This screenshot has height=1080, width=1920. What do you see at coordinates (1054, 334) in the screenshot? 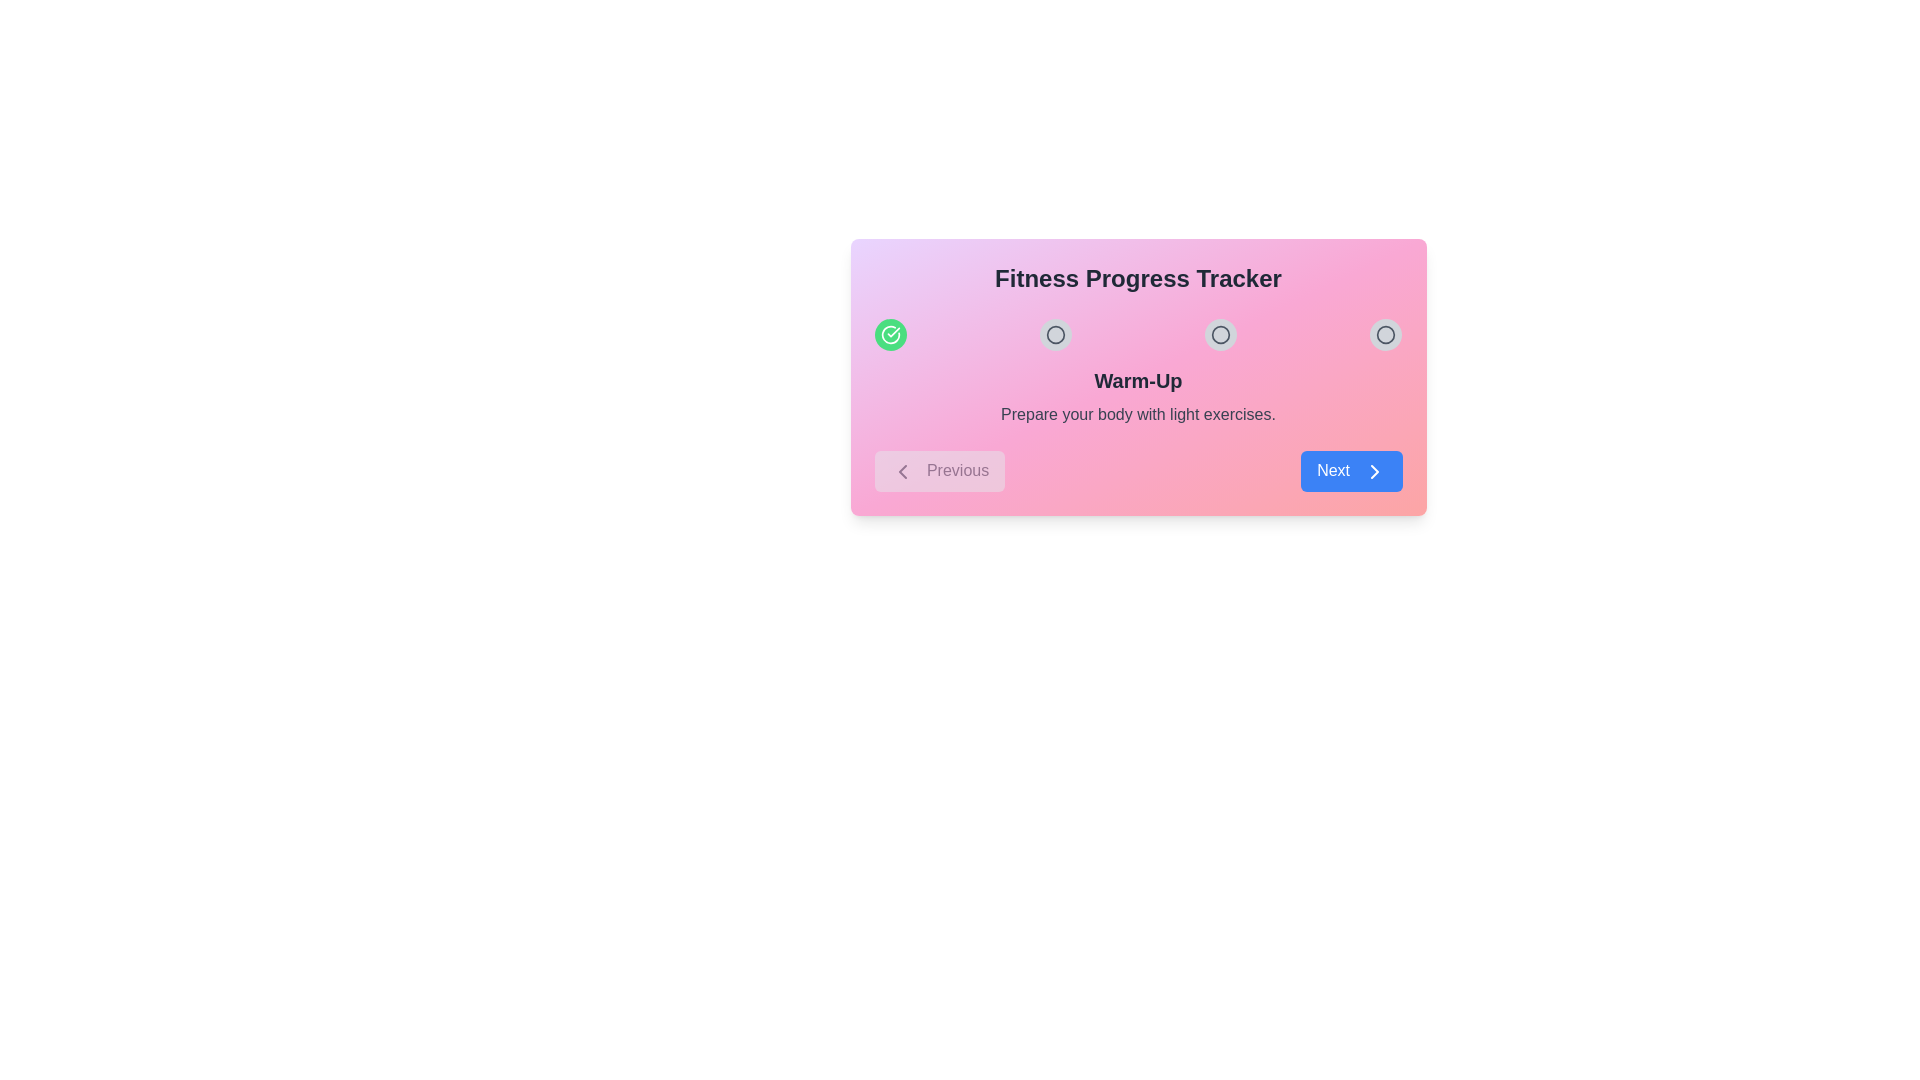
I see `the circular graphical indicator located near the top of the centered card-like interface, which is the second icon in a horizontal row of similar icons` at bounding box center [1054, 334].